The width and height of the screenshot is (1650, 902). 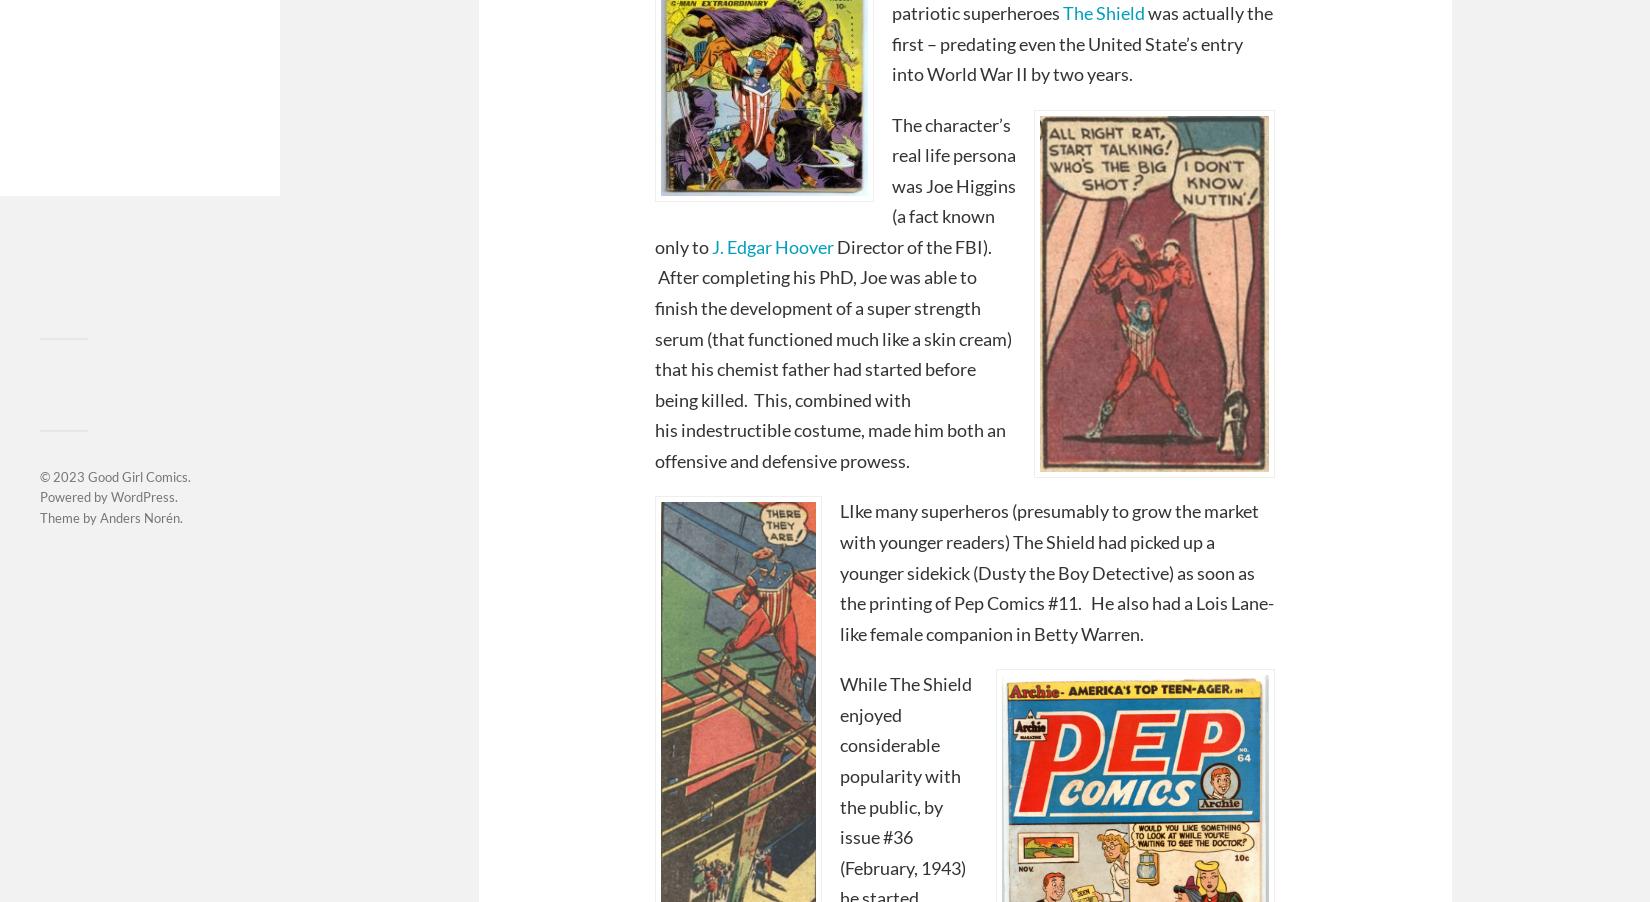 What do you see at coordinates (710, 245) in the screenshot?
I see `'J. Edgar Hoover'` at bounding box center [710, 245].